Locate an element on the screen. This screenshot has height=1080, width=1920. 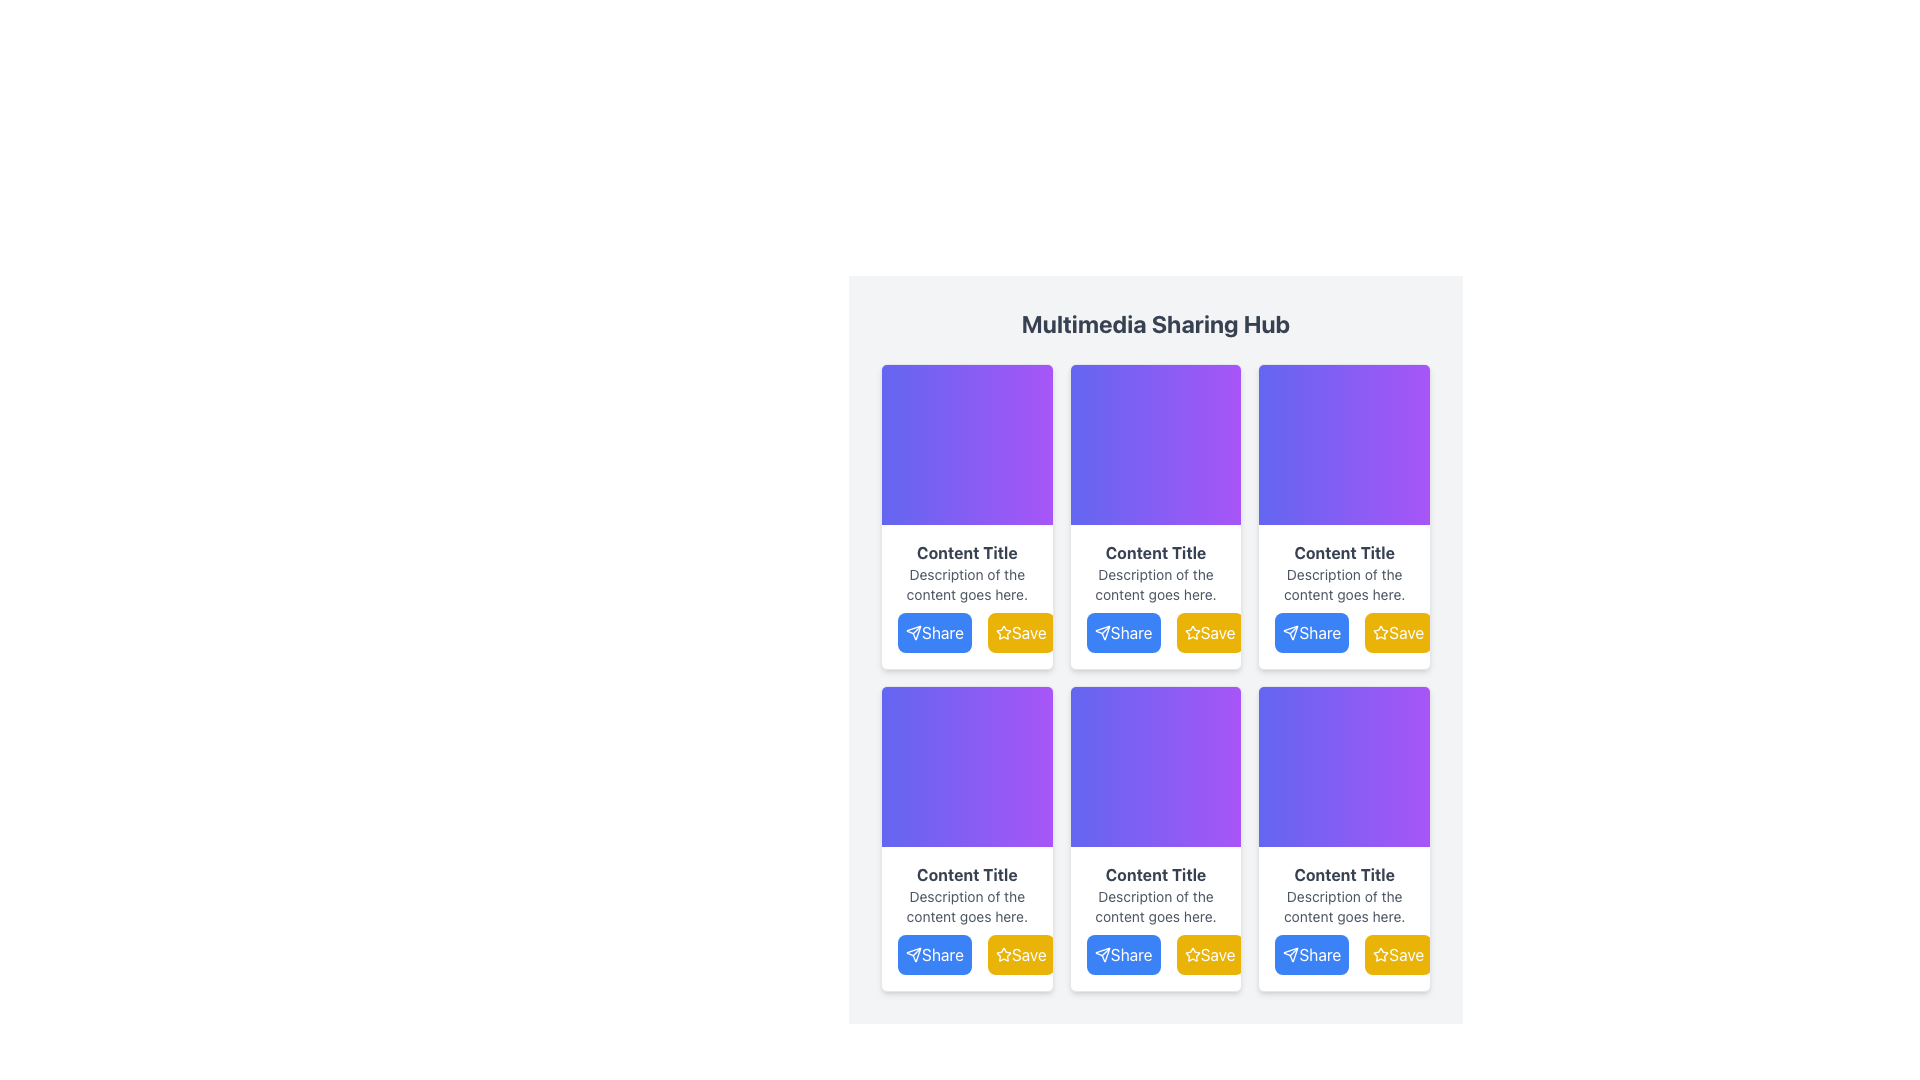
the 'Share' icon located in the first column of the grid's second row, which is near the bottom-left of the card containing multimedia content details is located at coordinates (912, 632).